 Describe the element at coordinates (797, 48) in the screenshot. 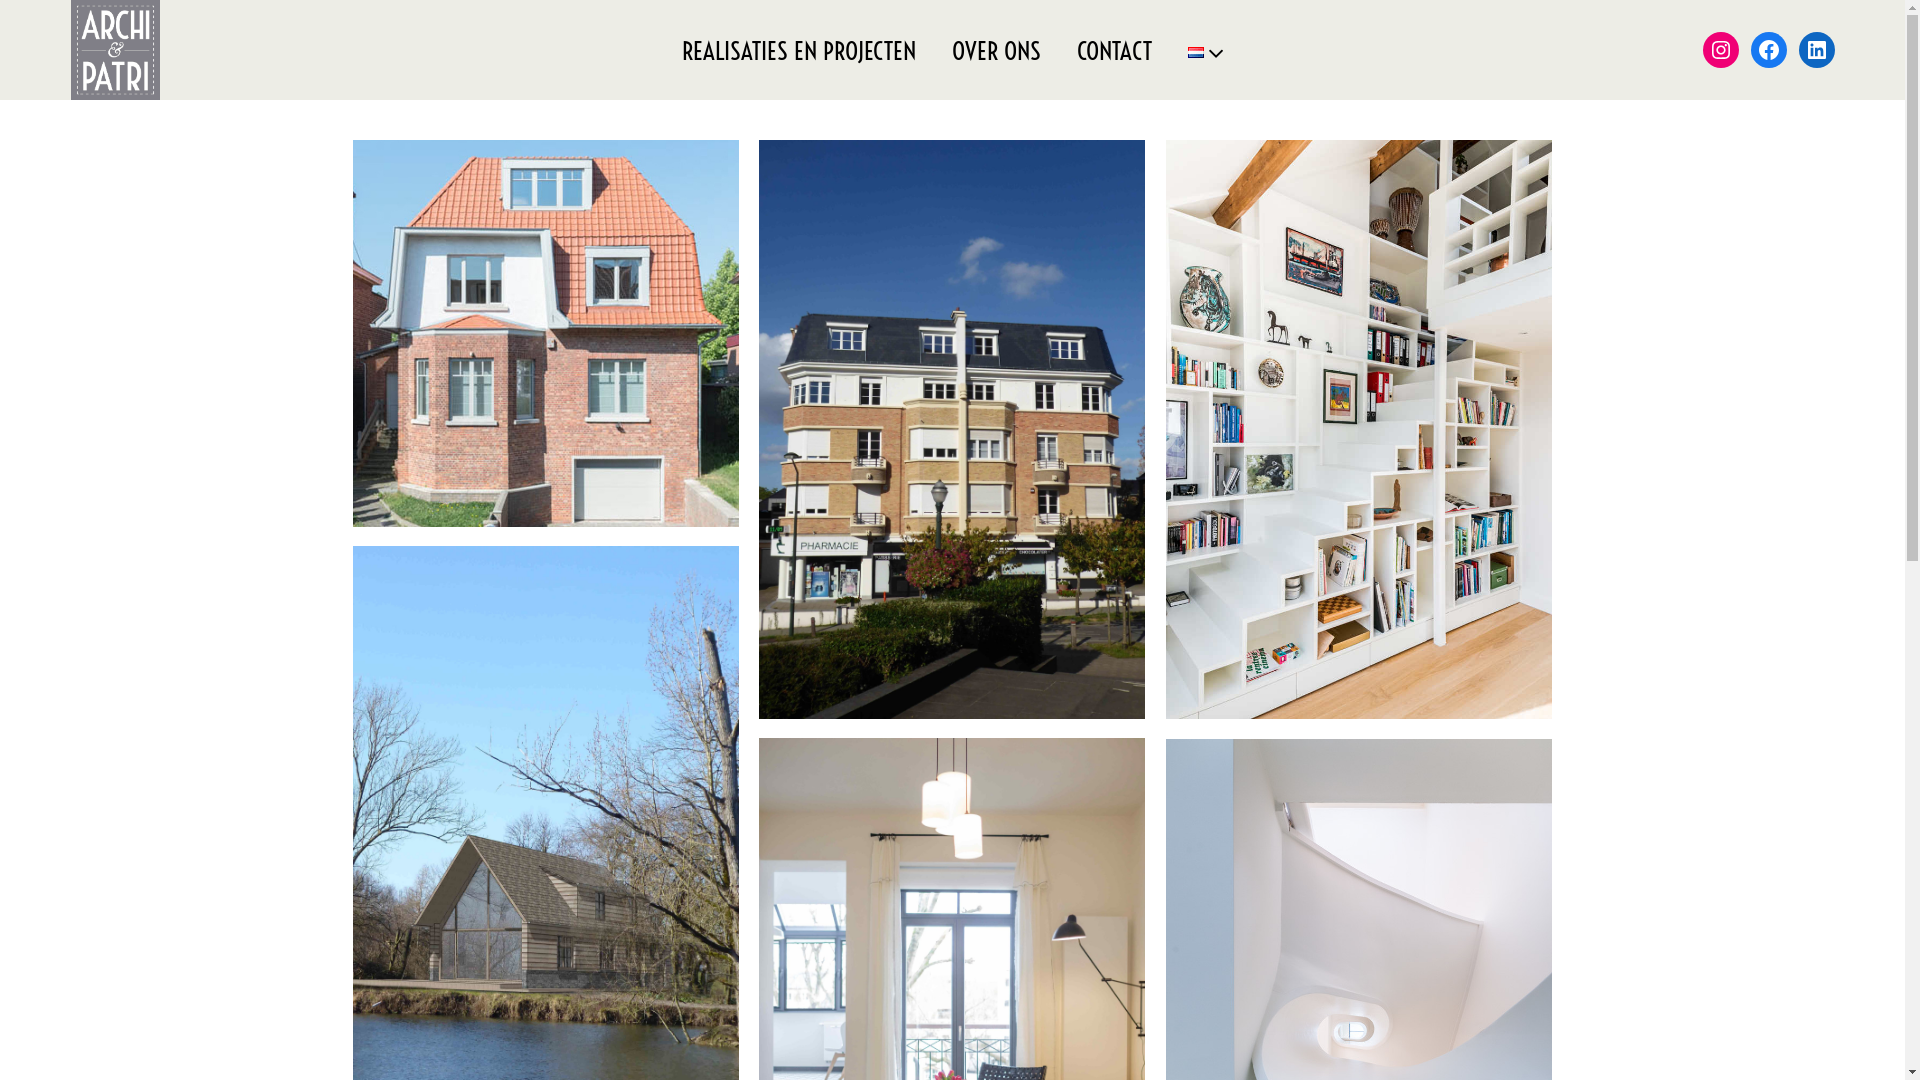

I see `'REALISATIES EN PROJECTEN'` at that location.